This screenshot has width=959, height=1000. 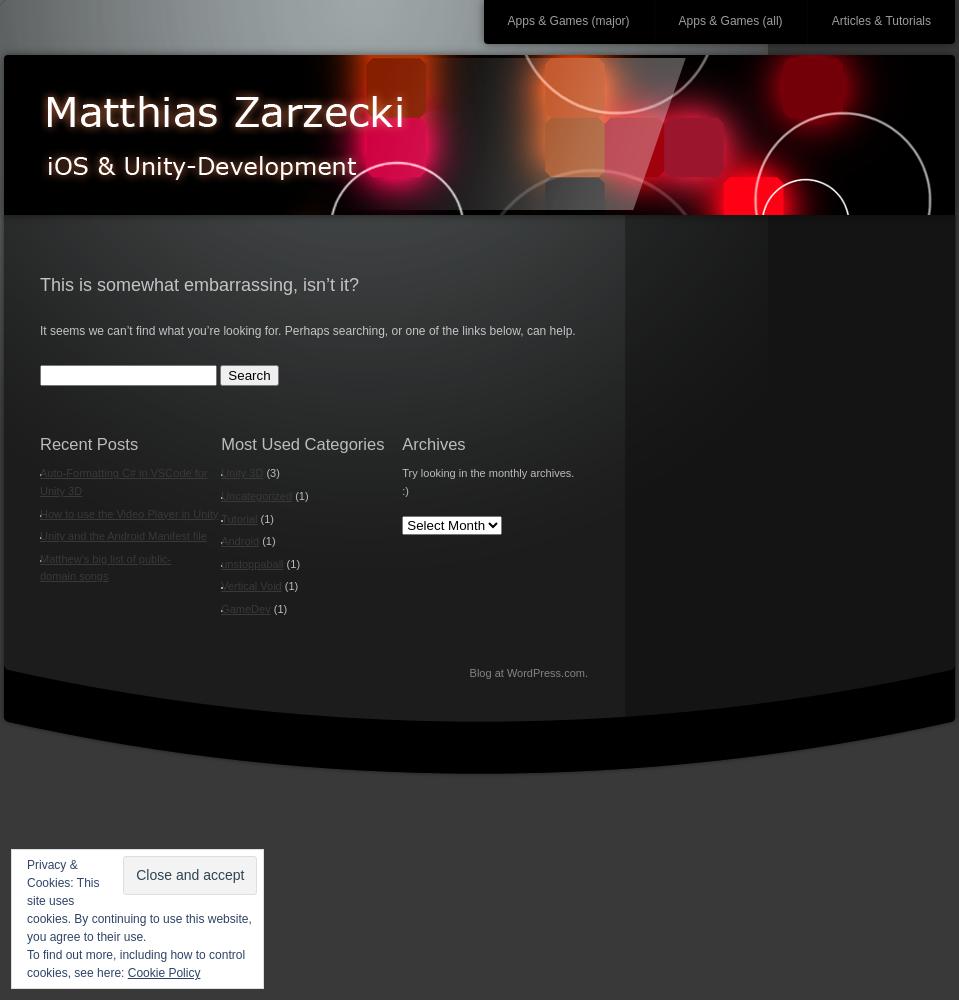 I want to click on 'GameDev', so click(x=245, y=607).